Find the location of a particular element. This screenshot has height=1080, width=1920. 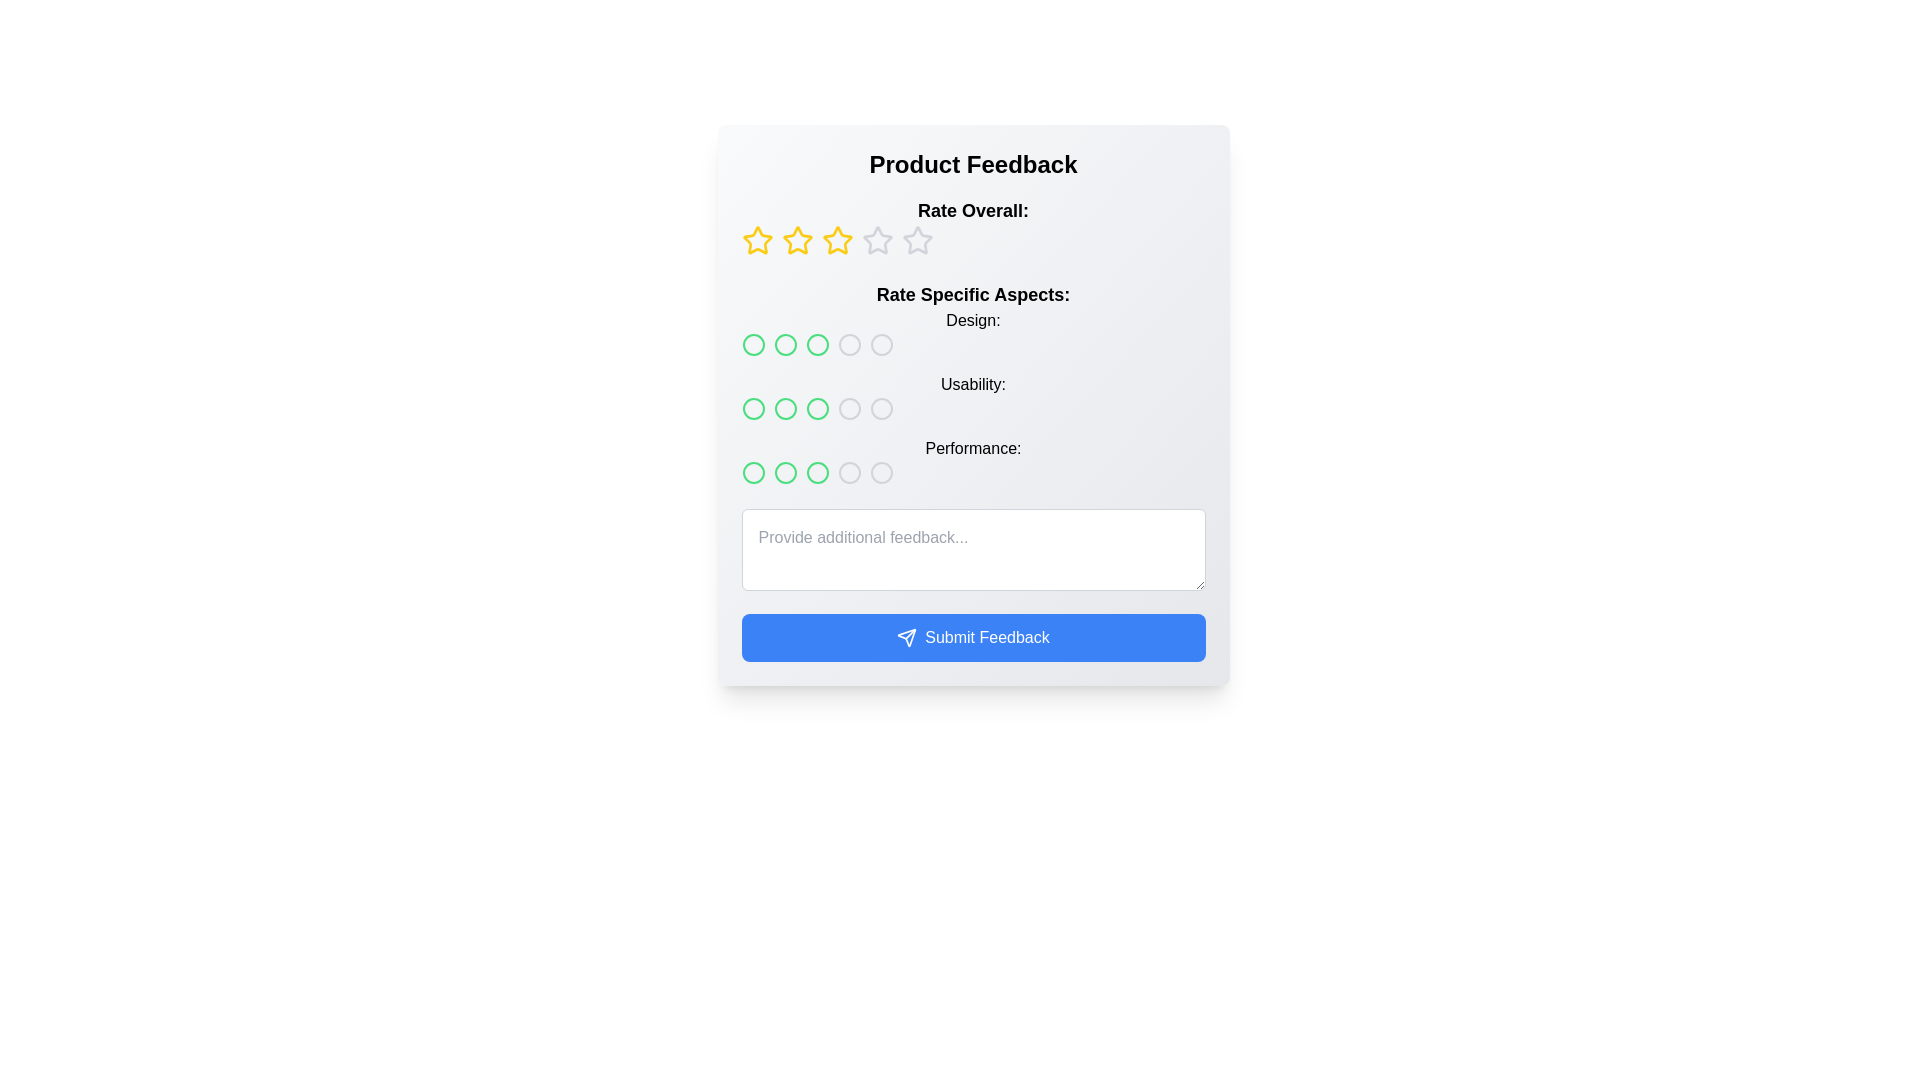

the fourth circular rating selector icon for the 'Performance' category is located at coordinates (880, 473).